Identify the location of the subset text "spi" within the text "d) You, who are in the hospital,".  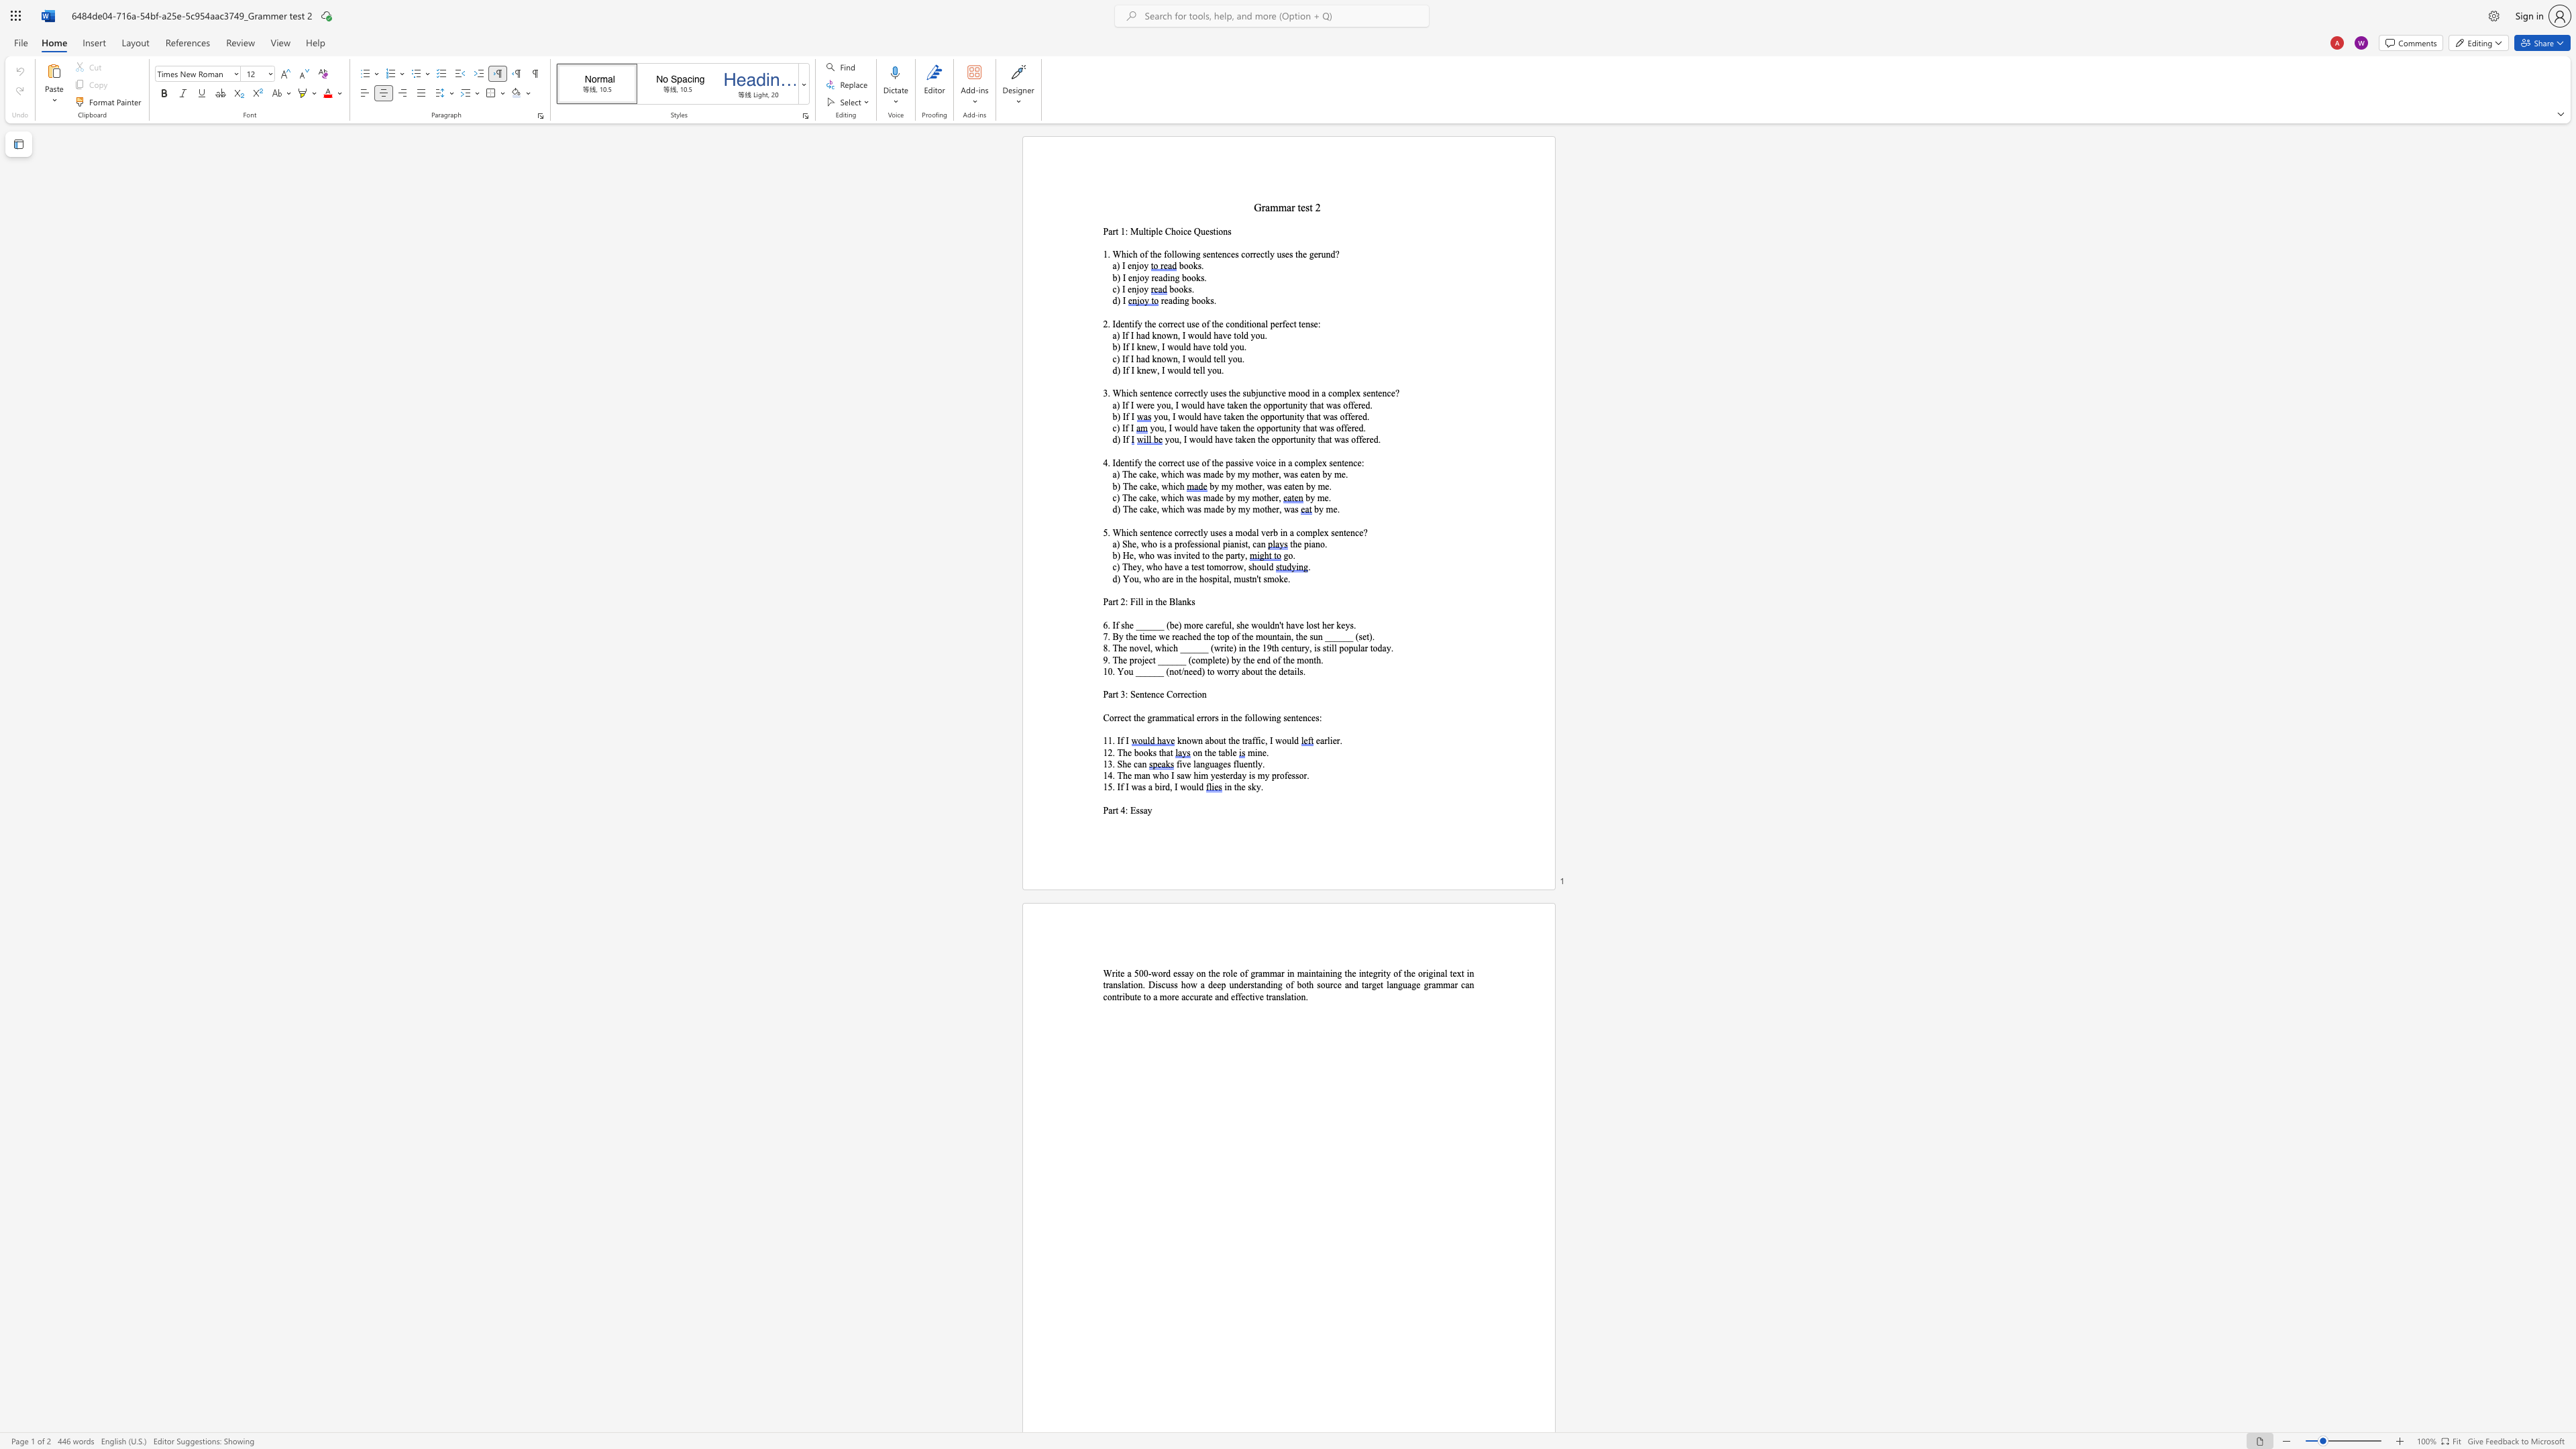
(1208, 579).